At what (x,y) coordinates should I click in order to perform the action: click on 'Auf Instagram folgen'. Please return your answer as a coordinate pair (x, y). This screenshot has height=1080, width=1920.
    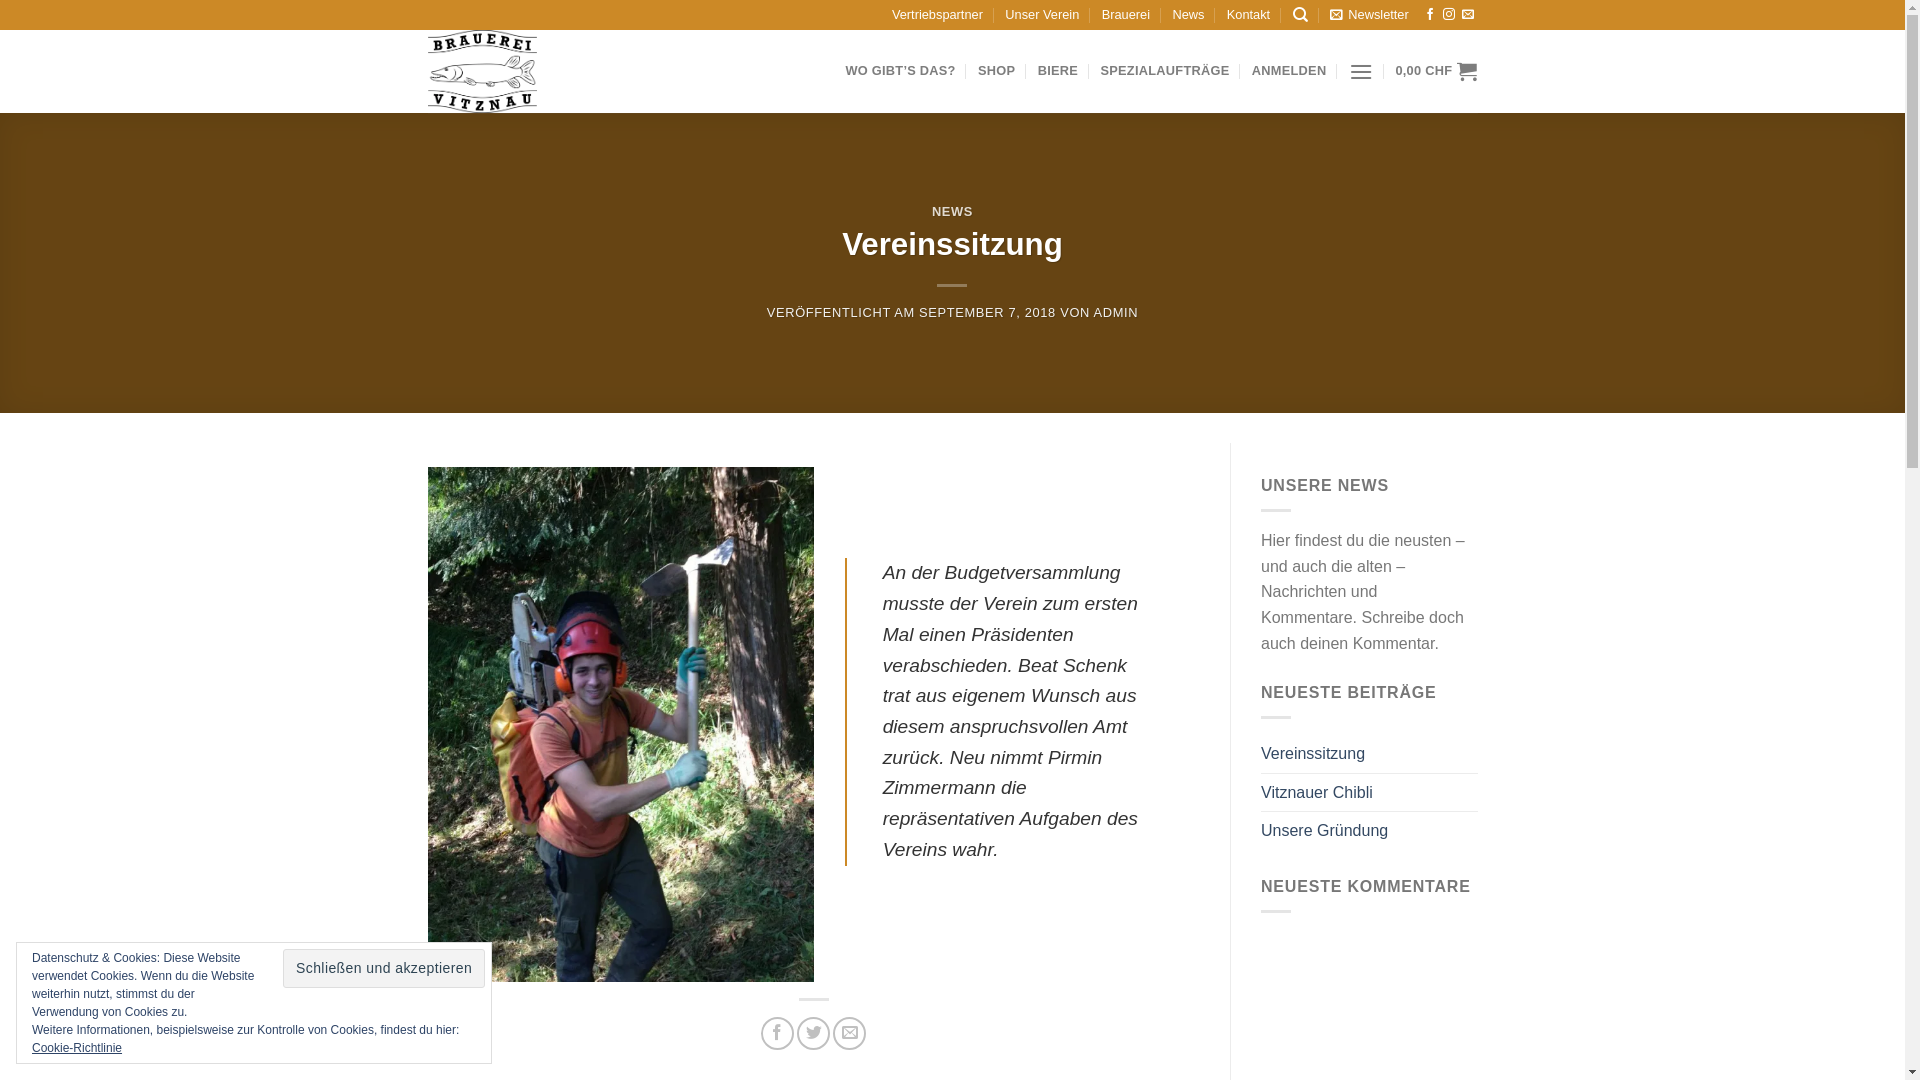
    Looking at the image, I should click on (1449, 15).